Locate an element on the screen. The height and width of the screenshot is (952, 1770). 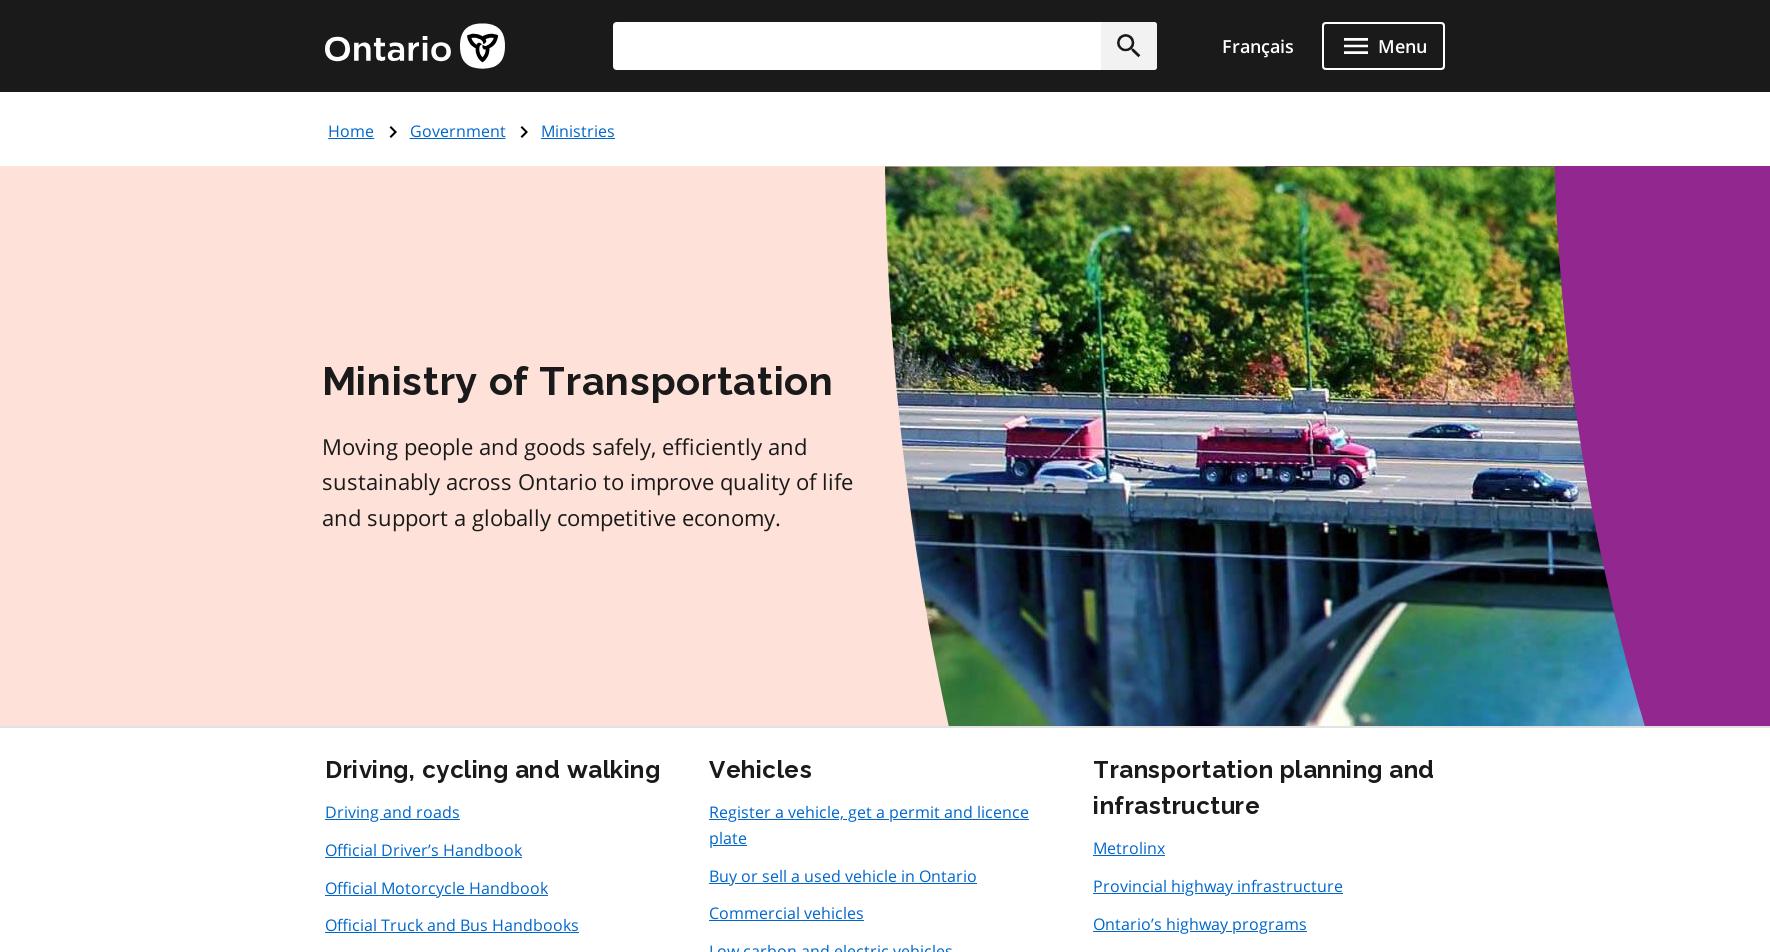
'Moving people and goods safely, efficiently and sustainably across Ontario to improve quality of life and support a globally competitive economy.' is located at coordinates (320, 481).